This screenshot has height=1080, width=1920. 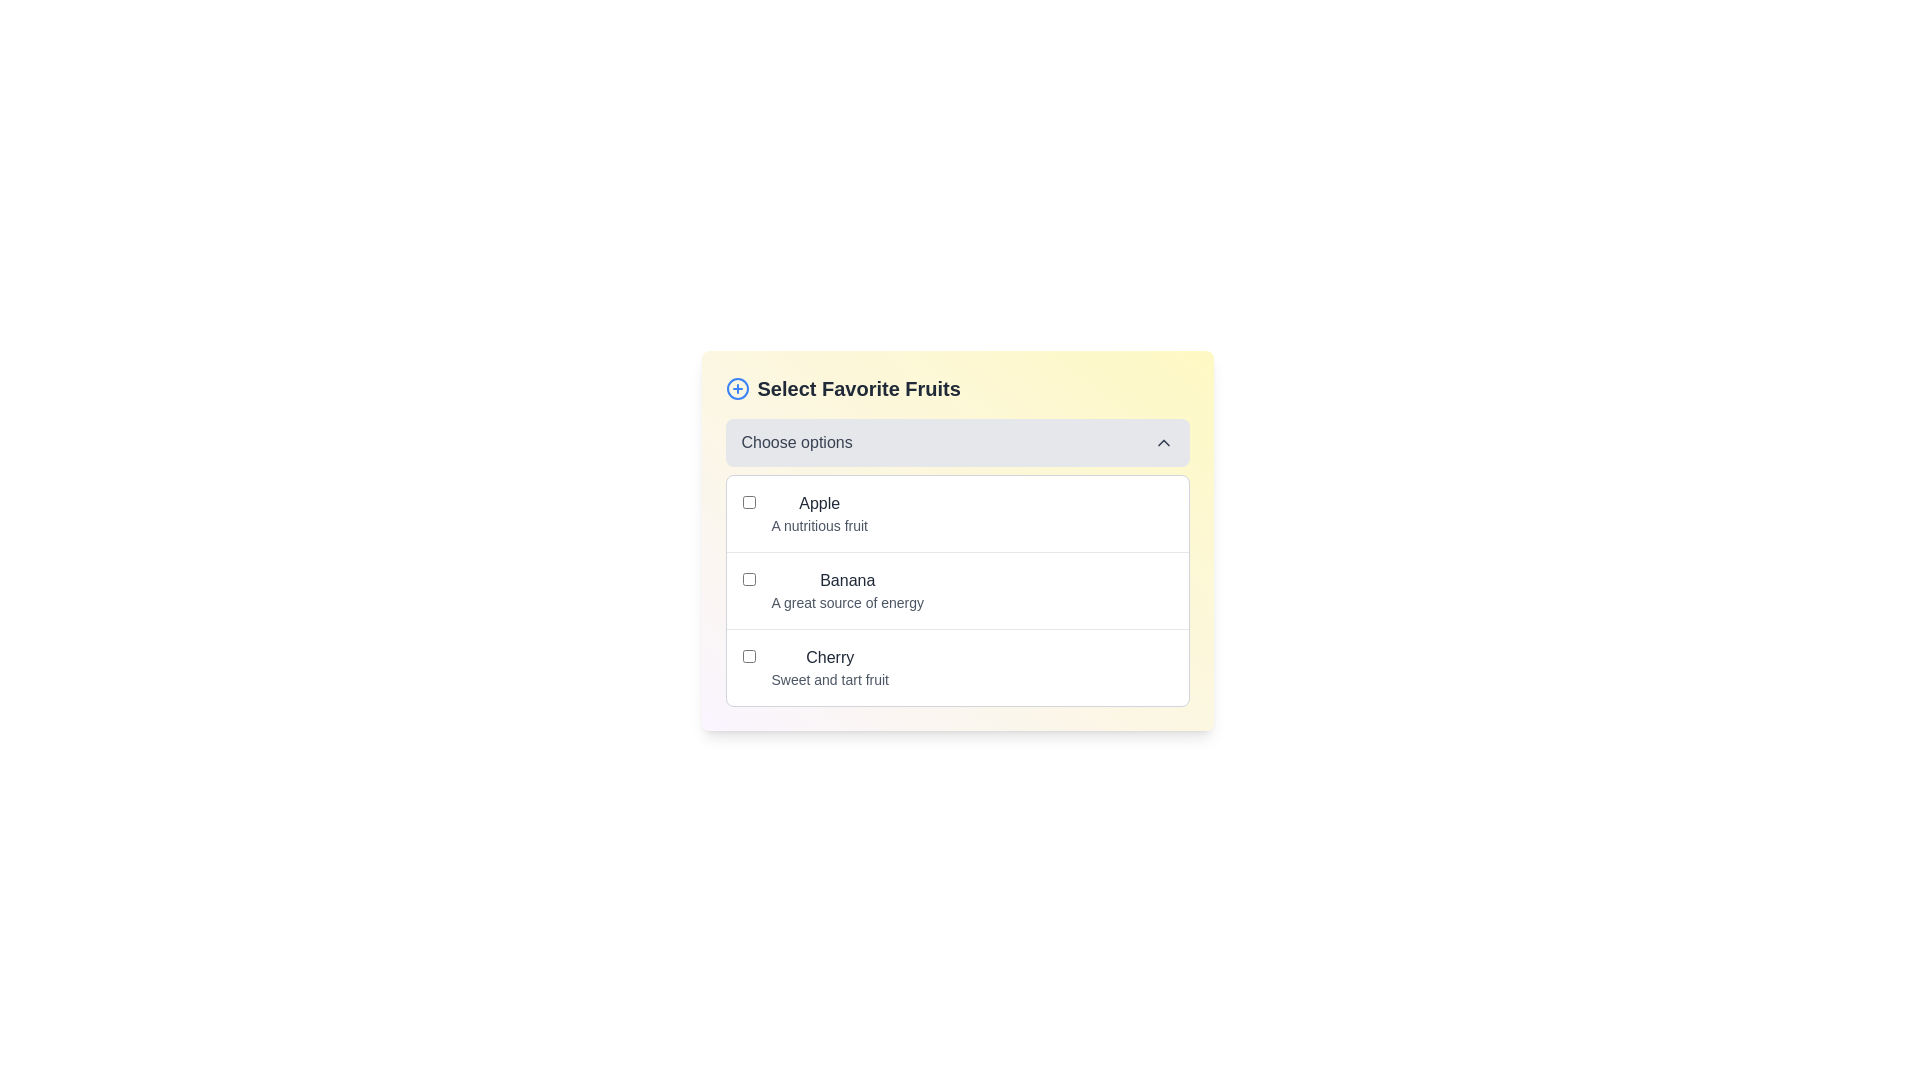 I want to click on 'Banana' text label, which is the second option in the 'Select Favorite Fruits' section, providing the primary label for this selectable item, so click(x=847, y=581).